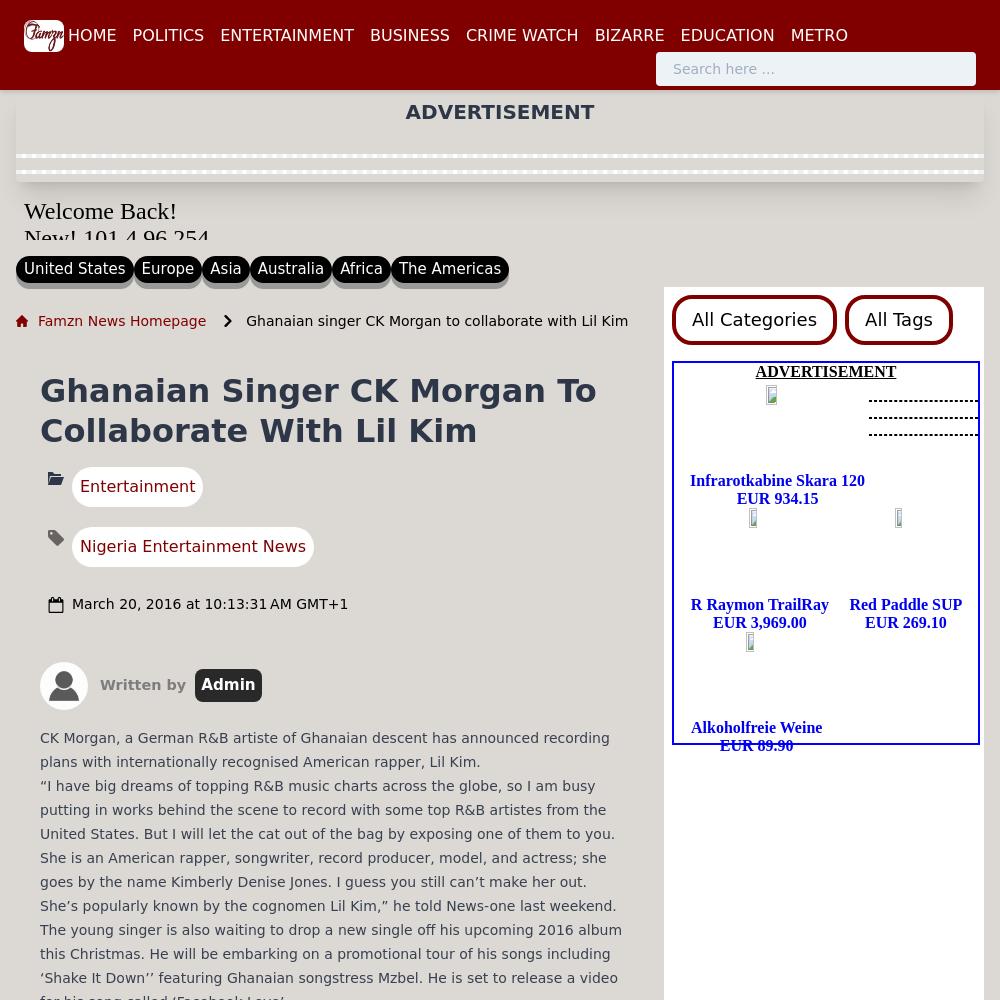  Describe the element at coordinates (593, 35) in the screenshot. I see `'BIZARRE'` at that location.